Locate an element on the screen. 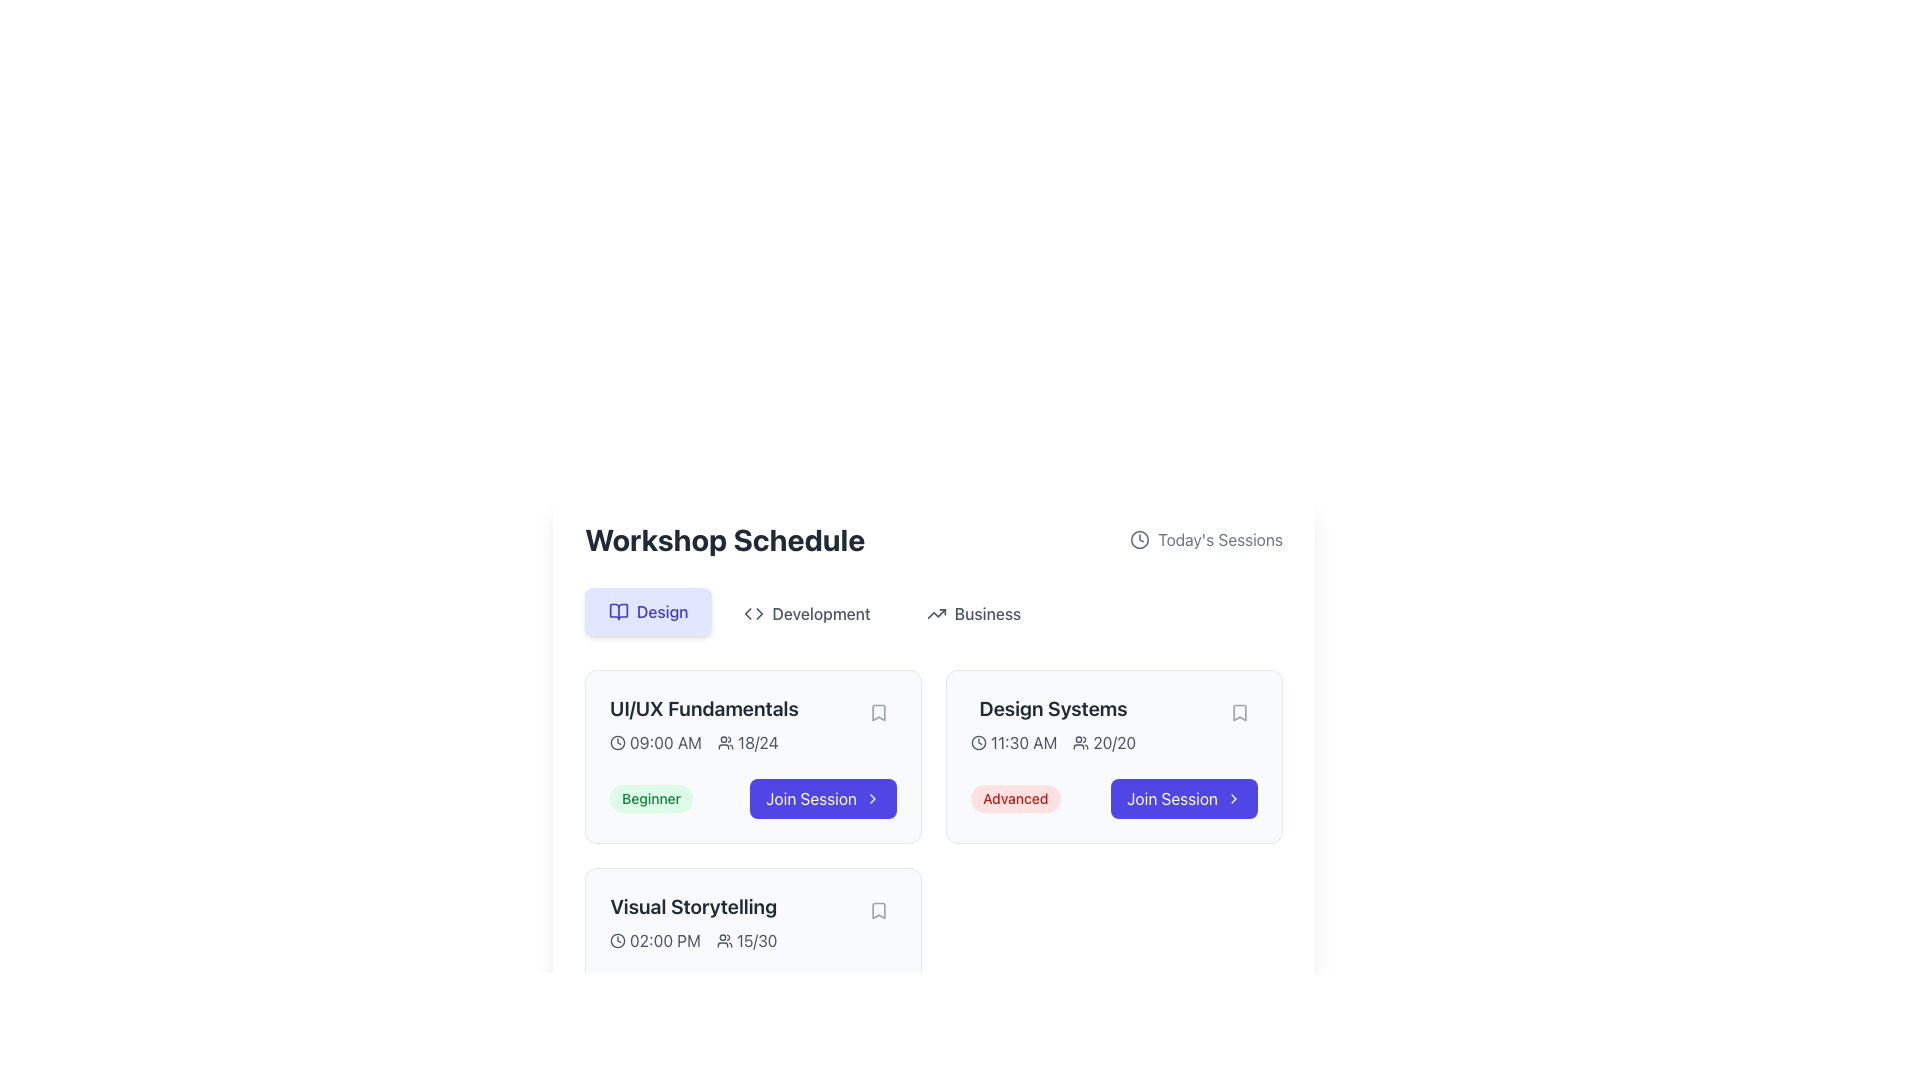 The width and height of the screenshot is (1920, 1080). the small circular button with a gray background and a bookmark icon located at the top-right corner of the 'Design Systems' session card is located at coordinates (1238, 712).